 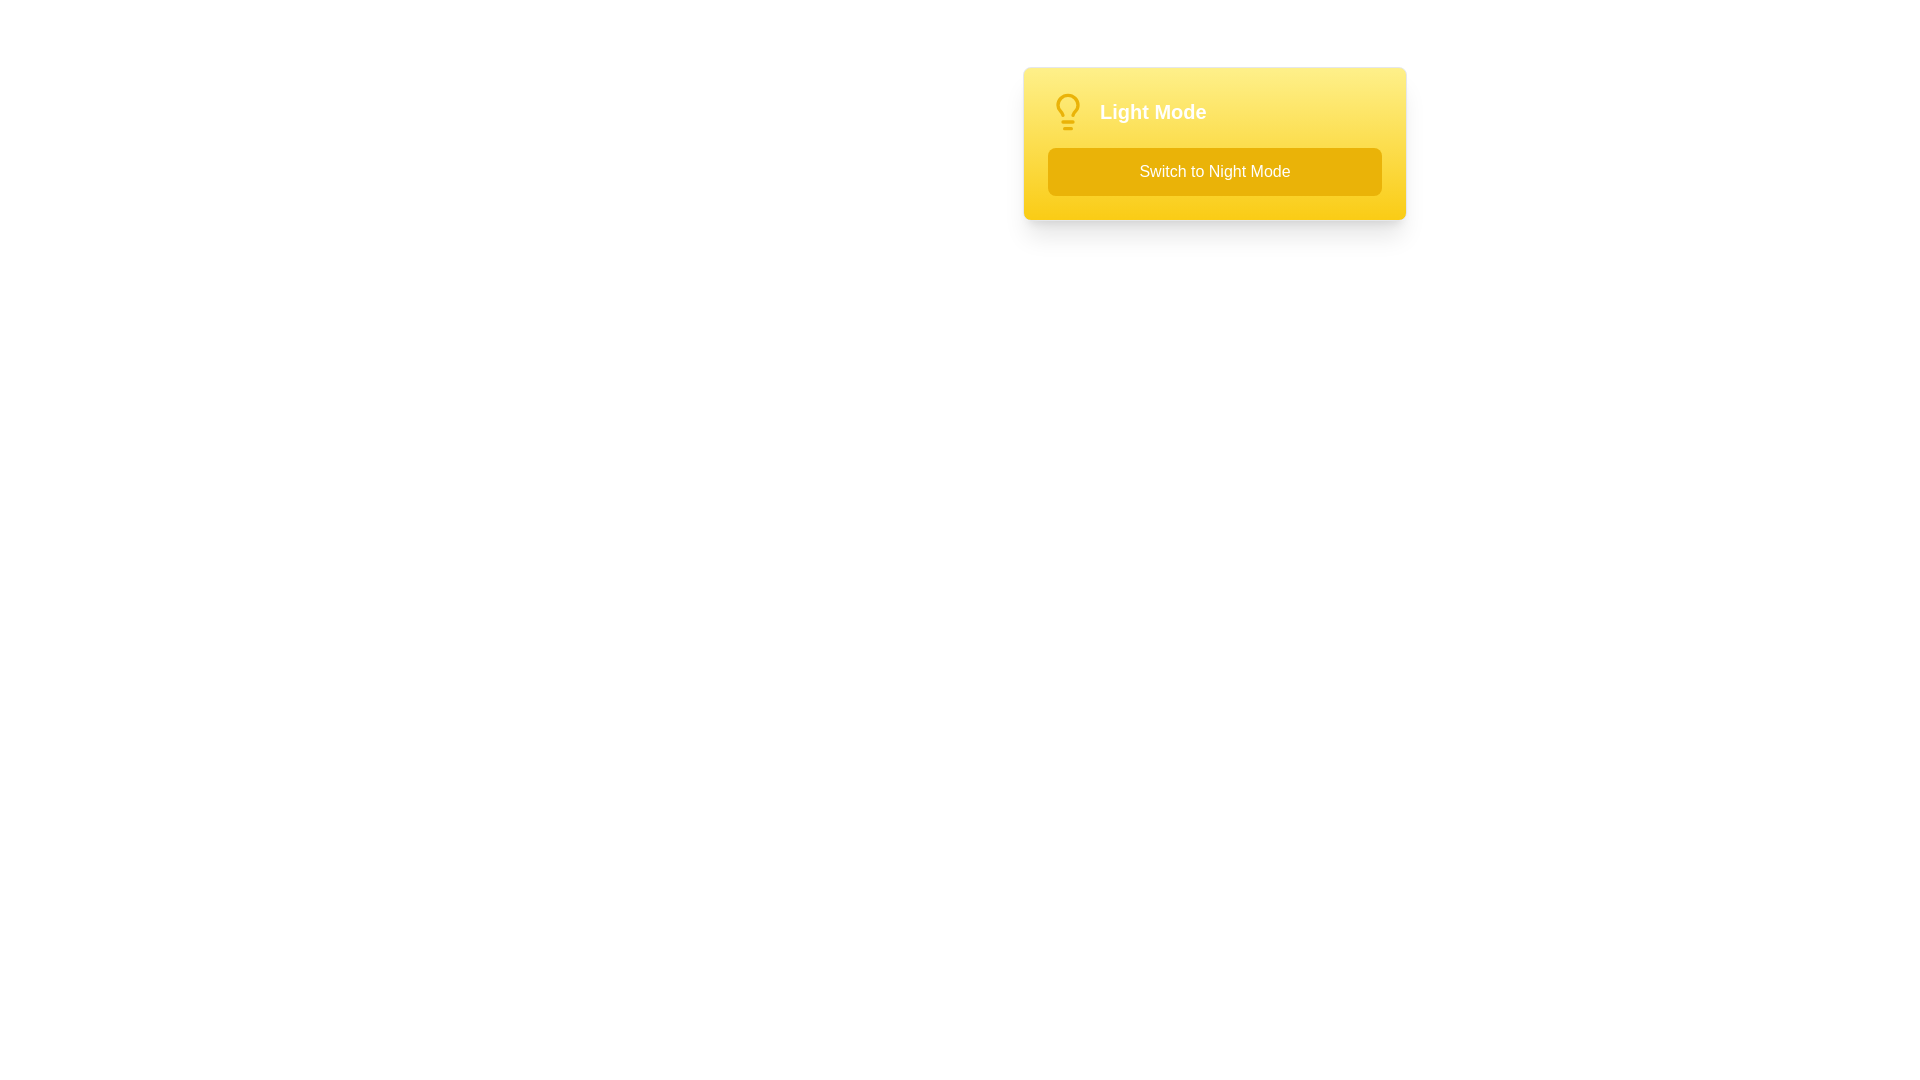 I want to click on the static text label indicating 'Light Mode' is currently active, which is positioned to the right of a light bulb icon, so click(x=1153, y=111).